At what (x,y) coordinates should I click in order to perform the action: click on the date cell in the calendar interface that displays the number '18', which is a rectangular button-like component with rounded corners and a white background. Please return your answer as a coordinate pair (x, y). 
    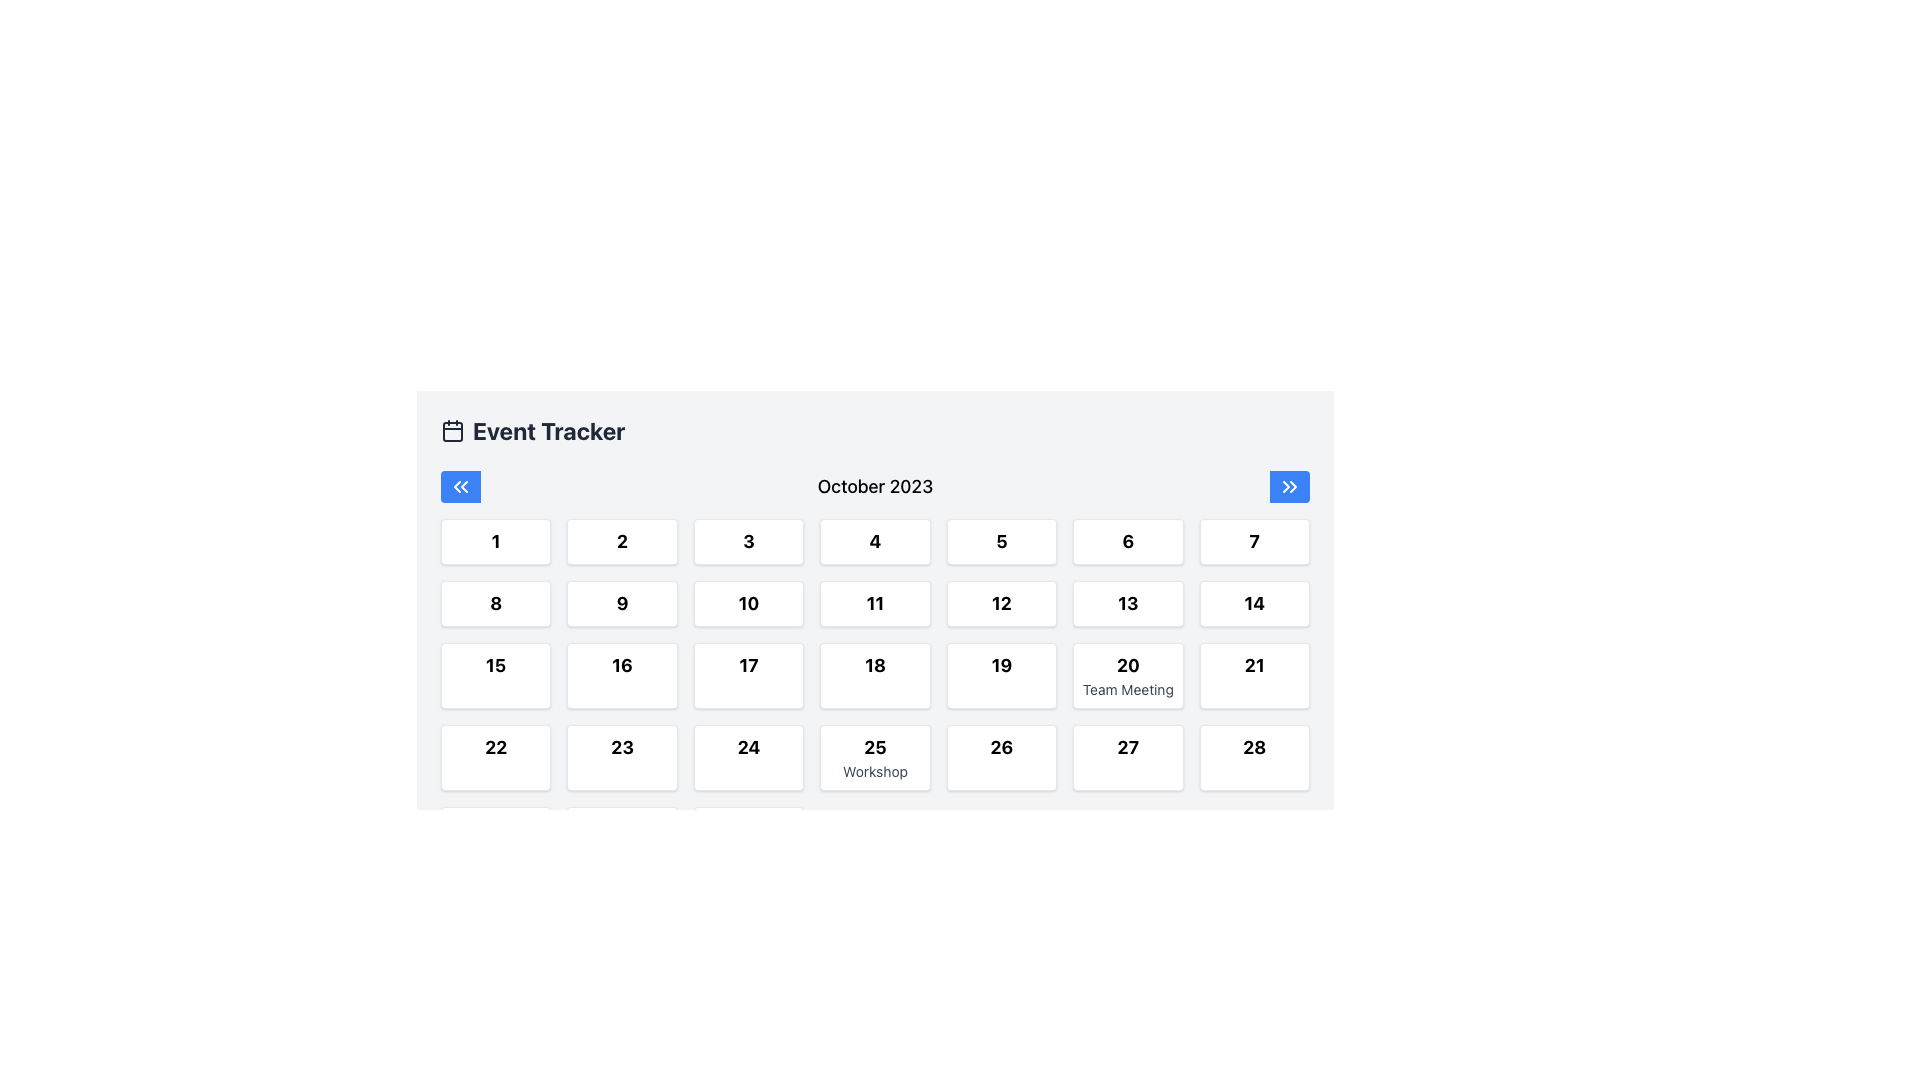
    Looking at the image, I should click on (875, 675).